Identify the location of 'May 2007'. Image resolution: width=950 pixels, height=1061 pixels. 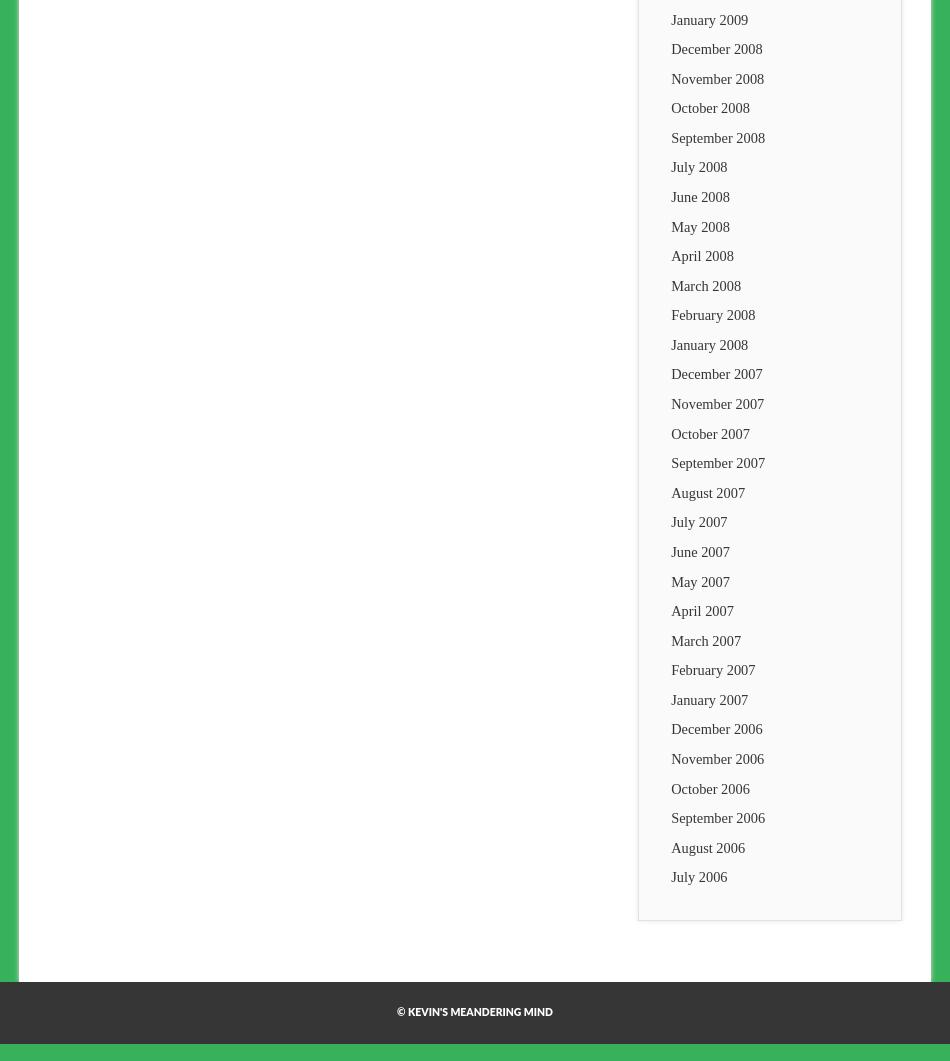
(699, 580).